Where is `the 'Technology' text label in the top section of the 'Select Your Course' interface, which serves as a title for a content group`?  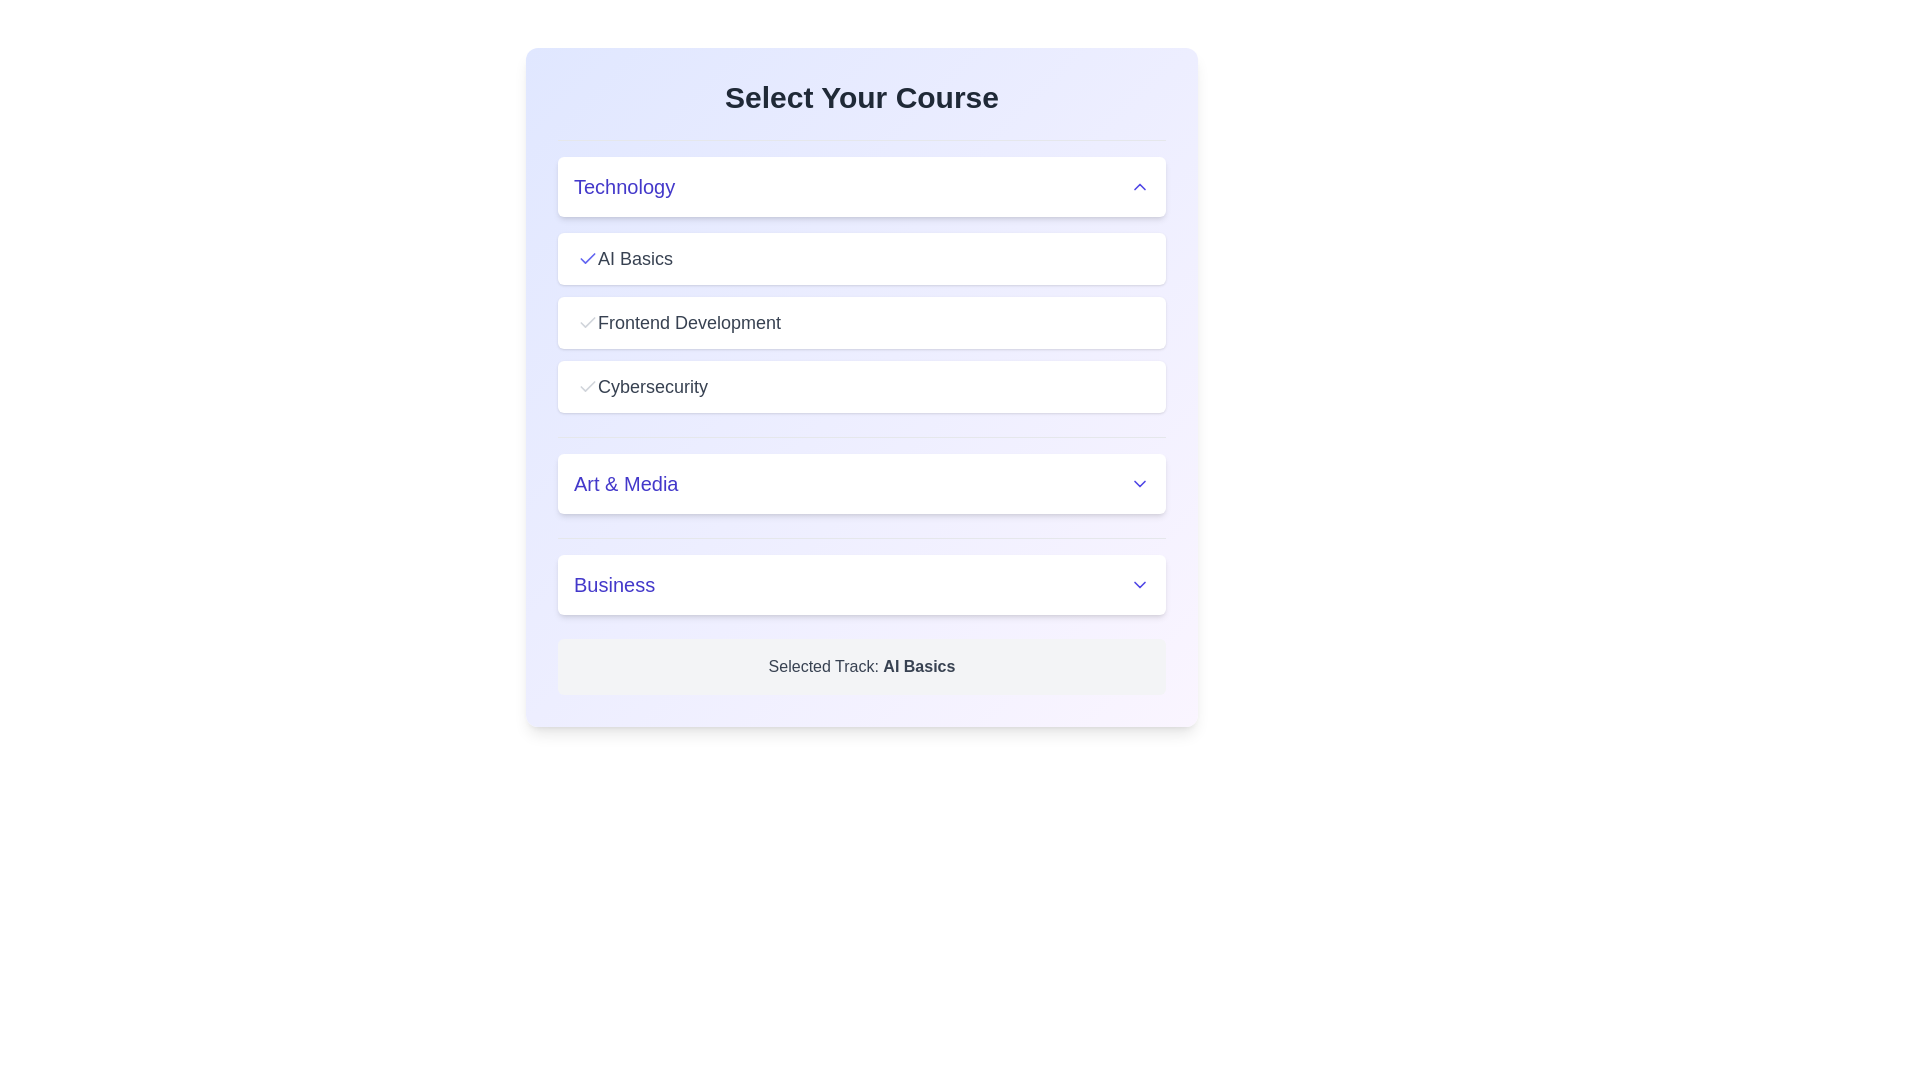 the 'Technology' text label in the top section of the 'Select Your Course' interface, which serves as a title for a content group is located at coordinates (623, 186).